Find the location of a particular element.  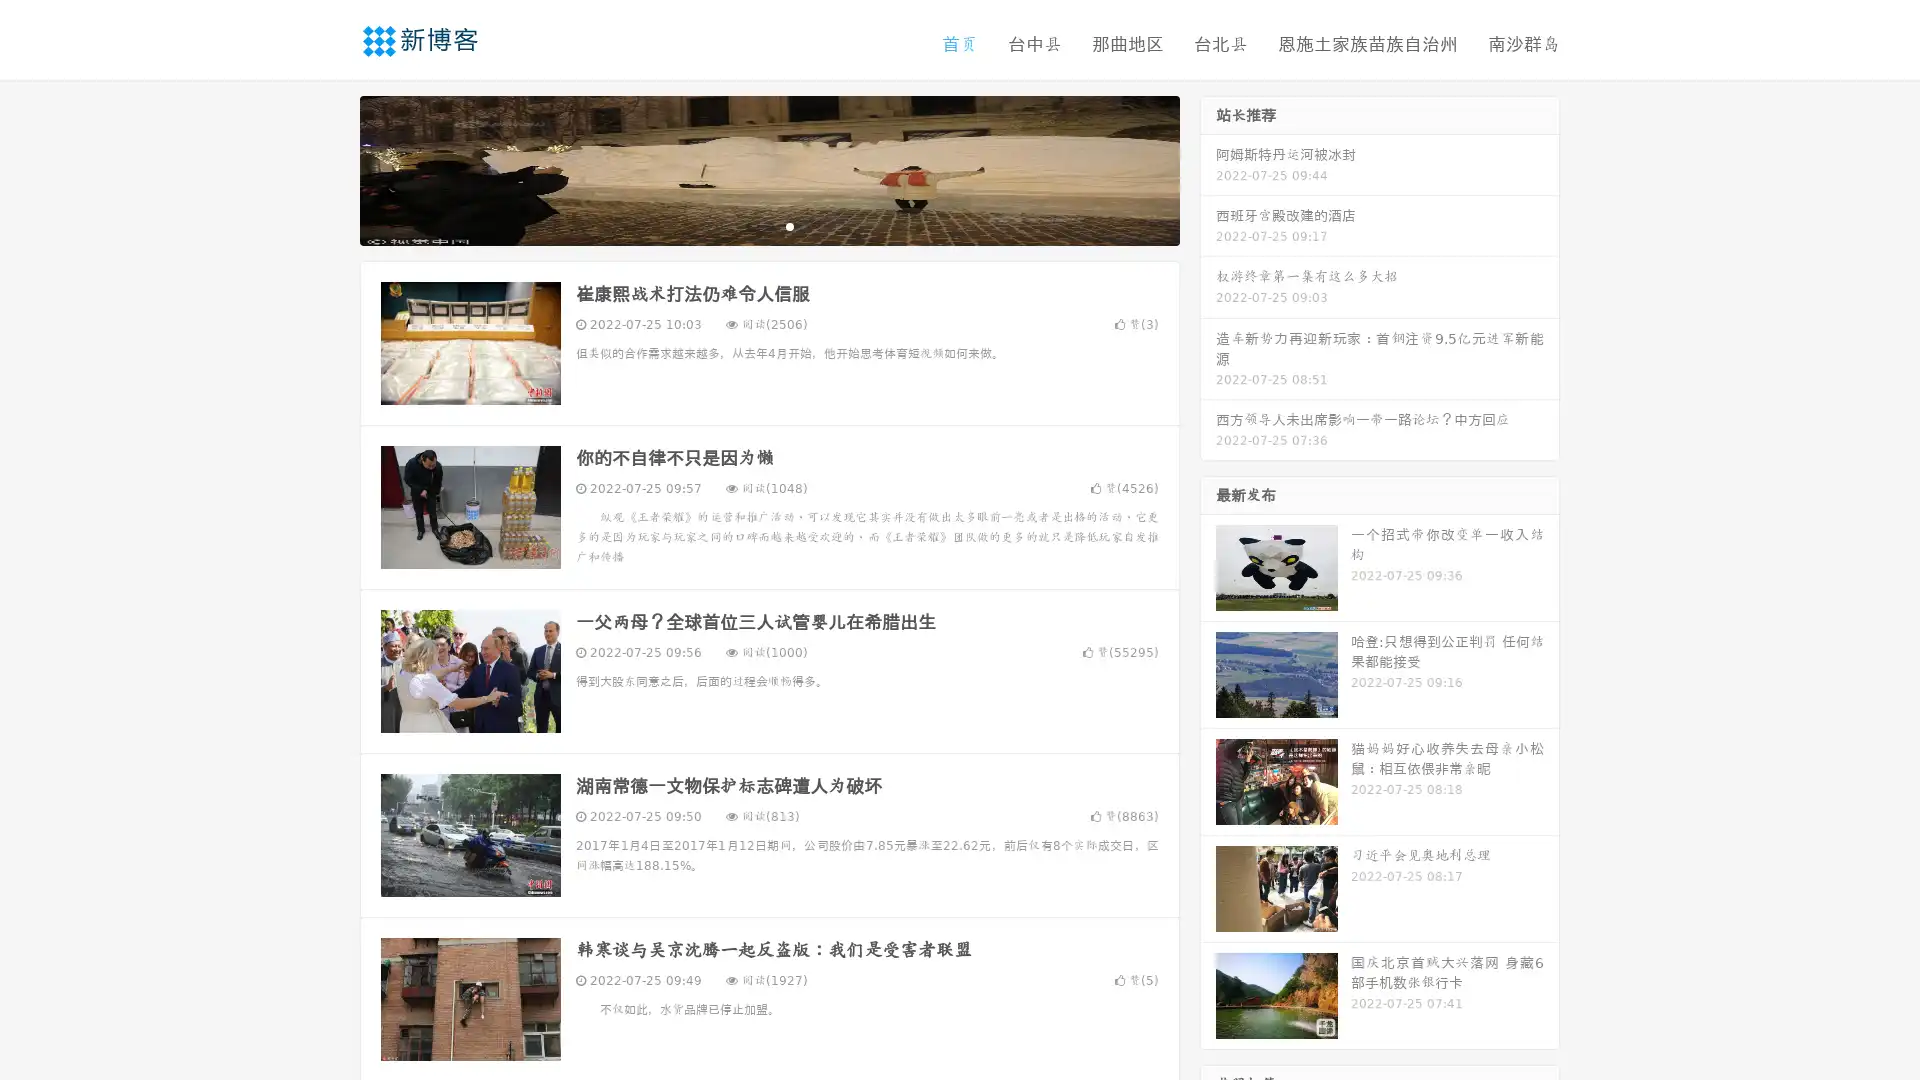

Go to slide 1 is located at coordinates (748, 225).